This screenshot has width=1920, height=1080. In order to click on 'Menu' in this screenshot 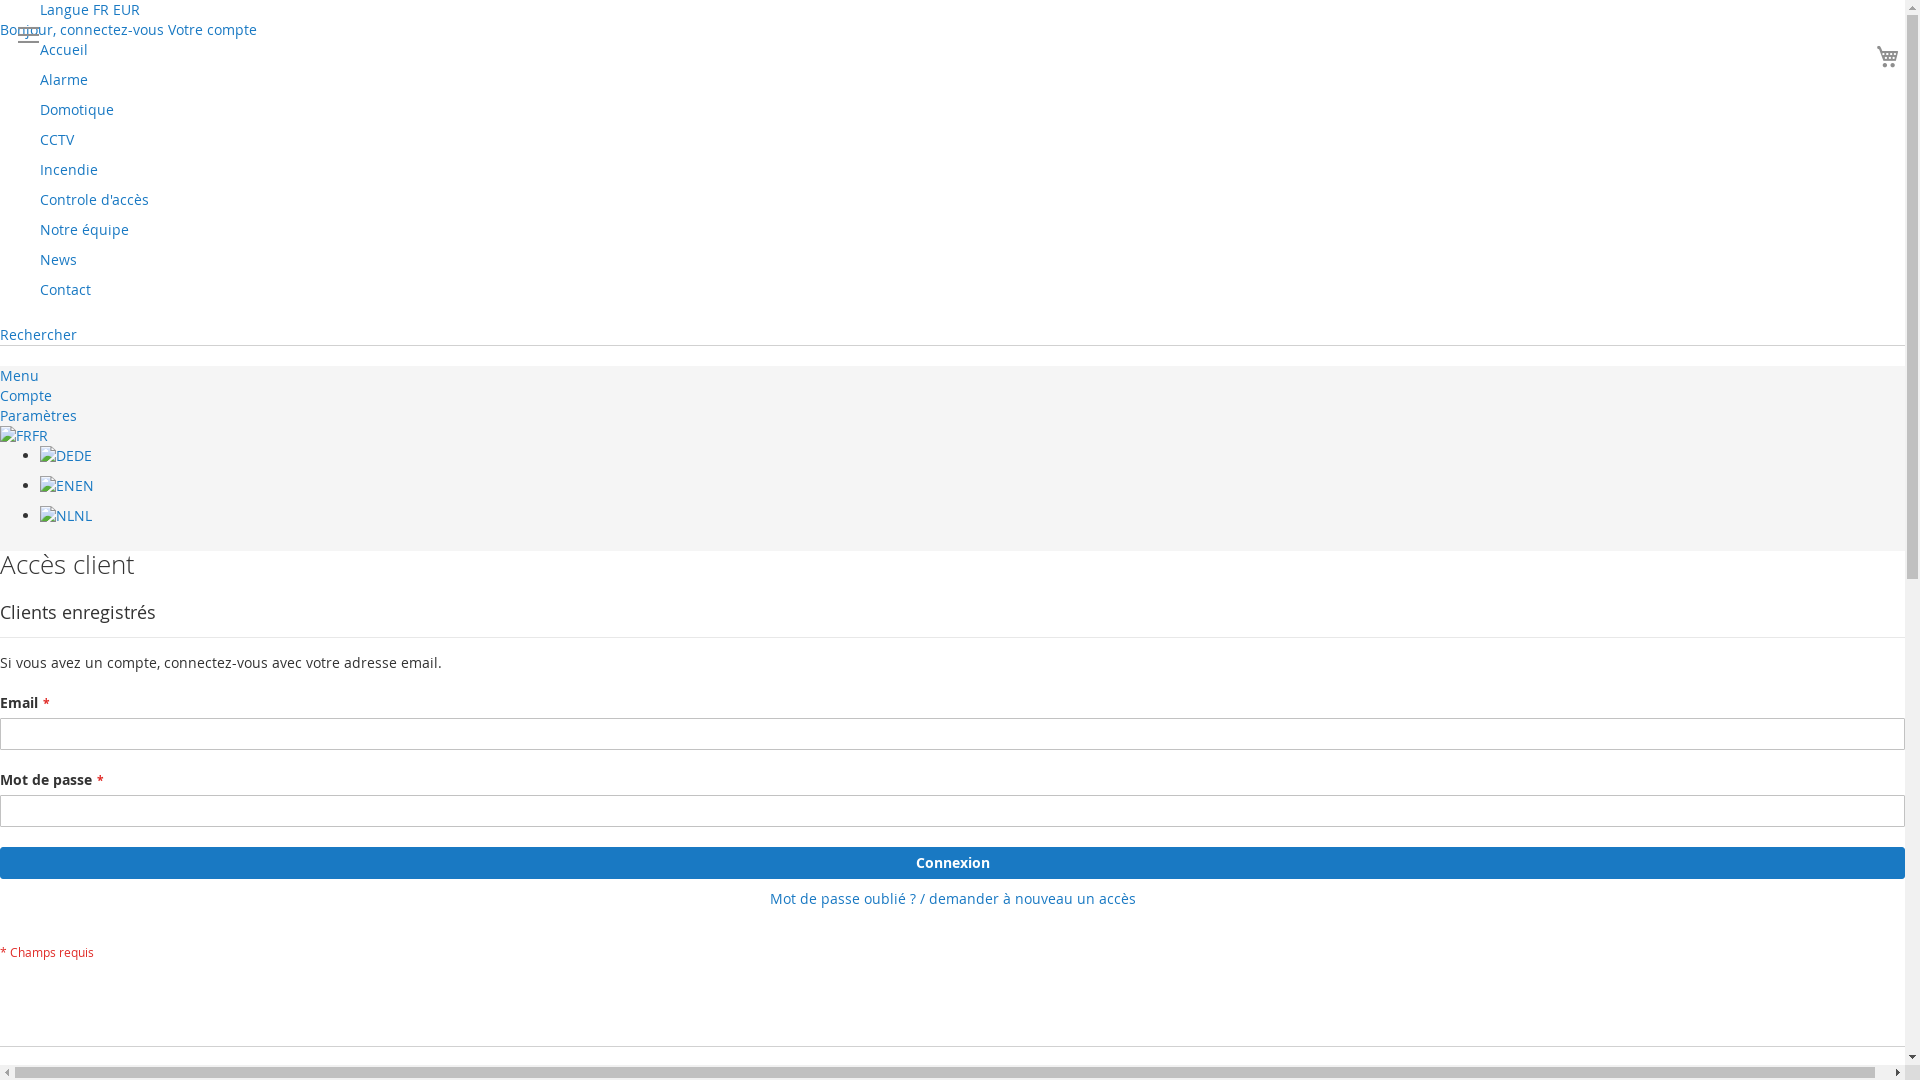, I will do `click(0, 375)`.